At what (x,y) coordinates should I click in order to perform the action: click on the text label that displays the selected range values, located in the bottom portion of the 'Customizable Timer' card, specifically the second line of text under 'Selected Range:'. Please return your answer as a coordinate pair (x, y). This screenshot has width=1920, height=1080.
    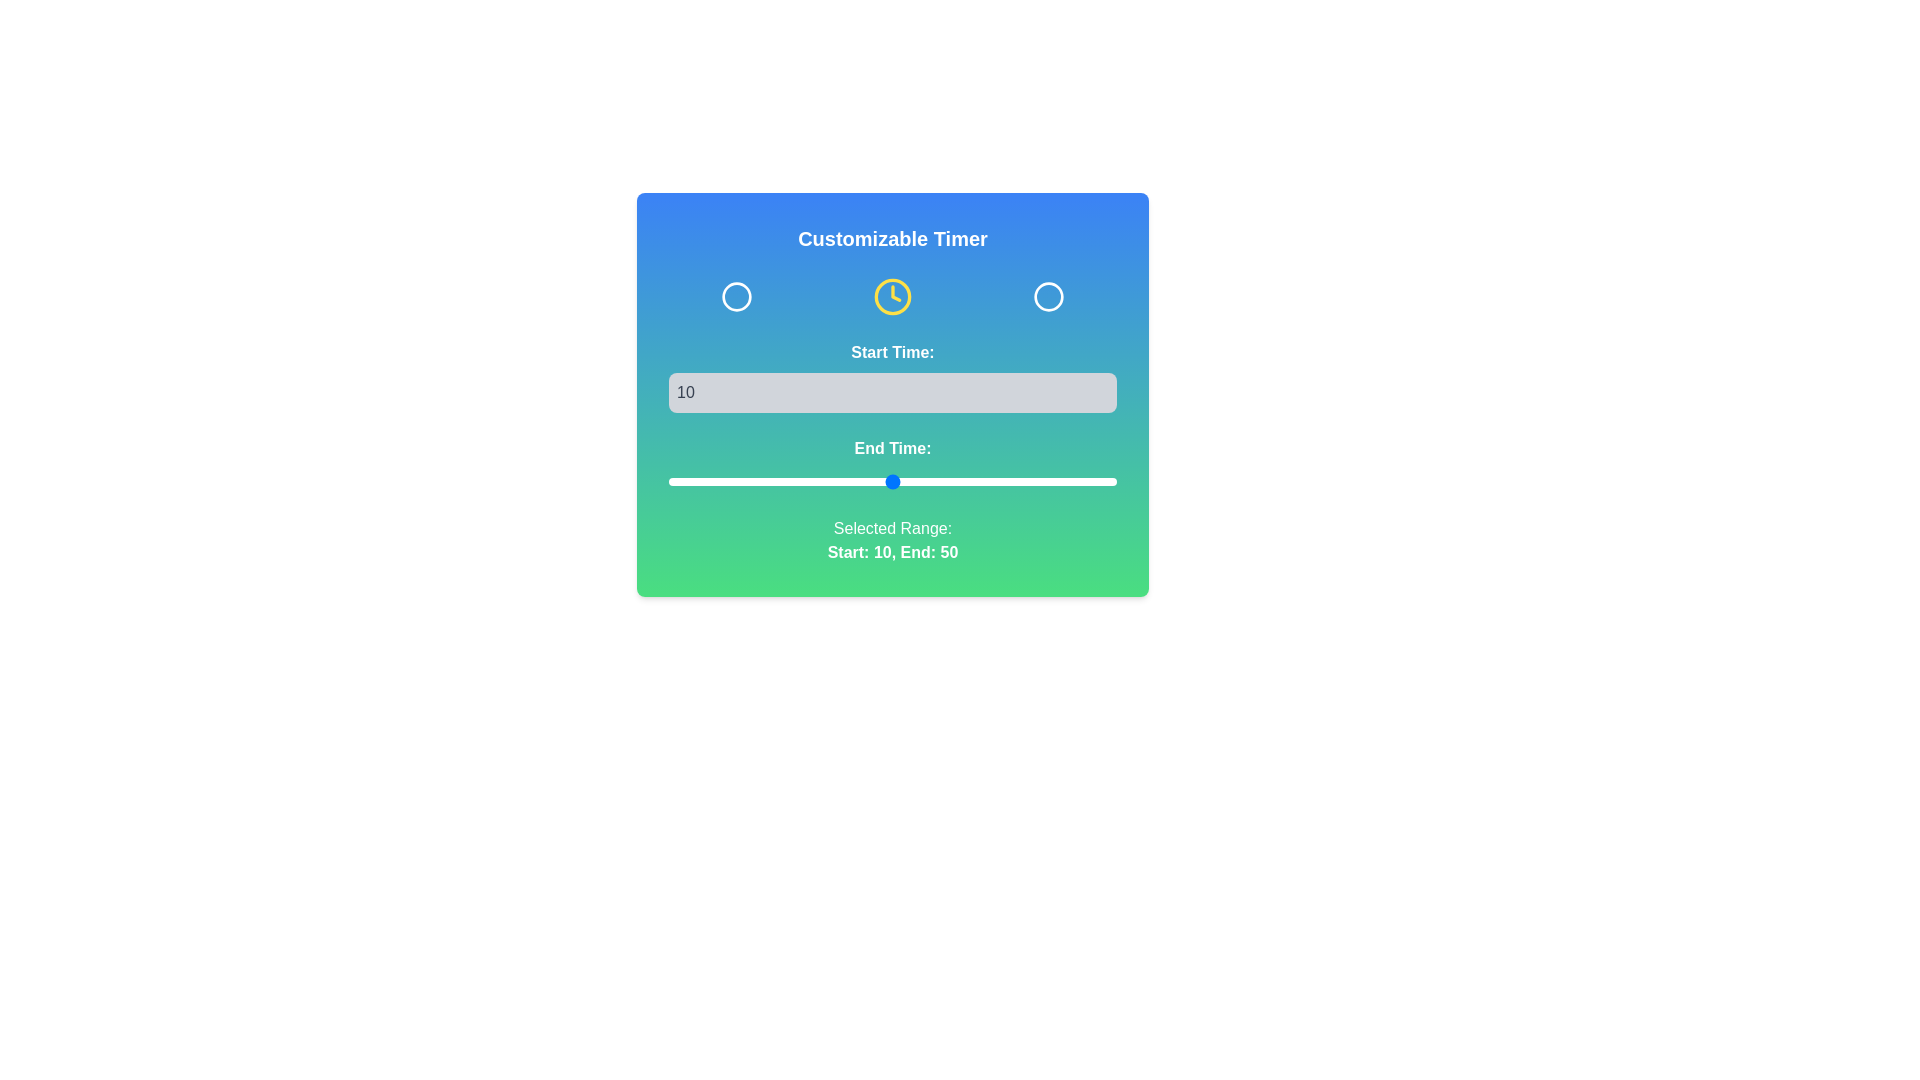
    Looking at the image, I should click on (891, 552).